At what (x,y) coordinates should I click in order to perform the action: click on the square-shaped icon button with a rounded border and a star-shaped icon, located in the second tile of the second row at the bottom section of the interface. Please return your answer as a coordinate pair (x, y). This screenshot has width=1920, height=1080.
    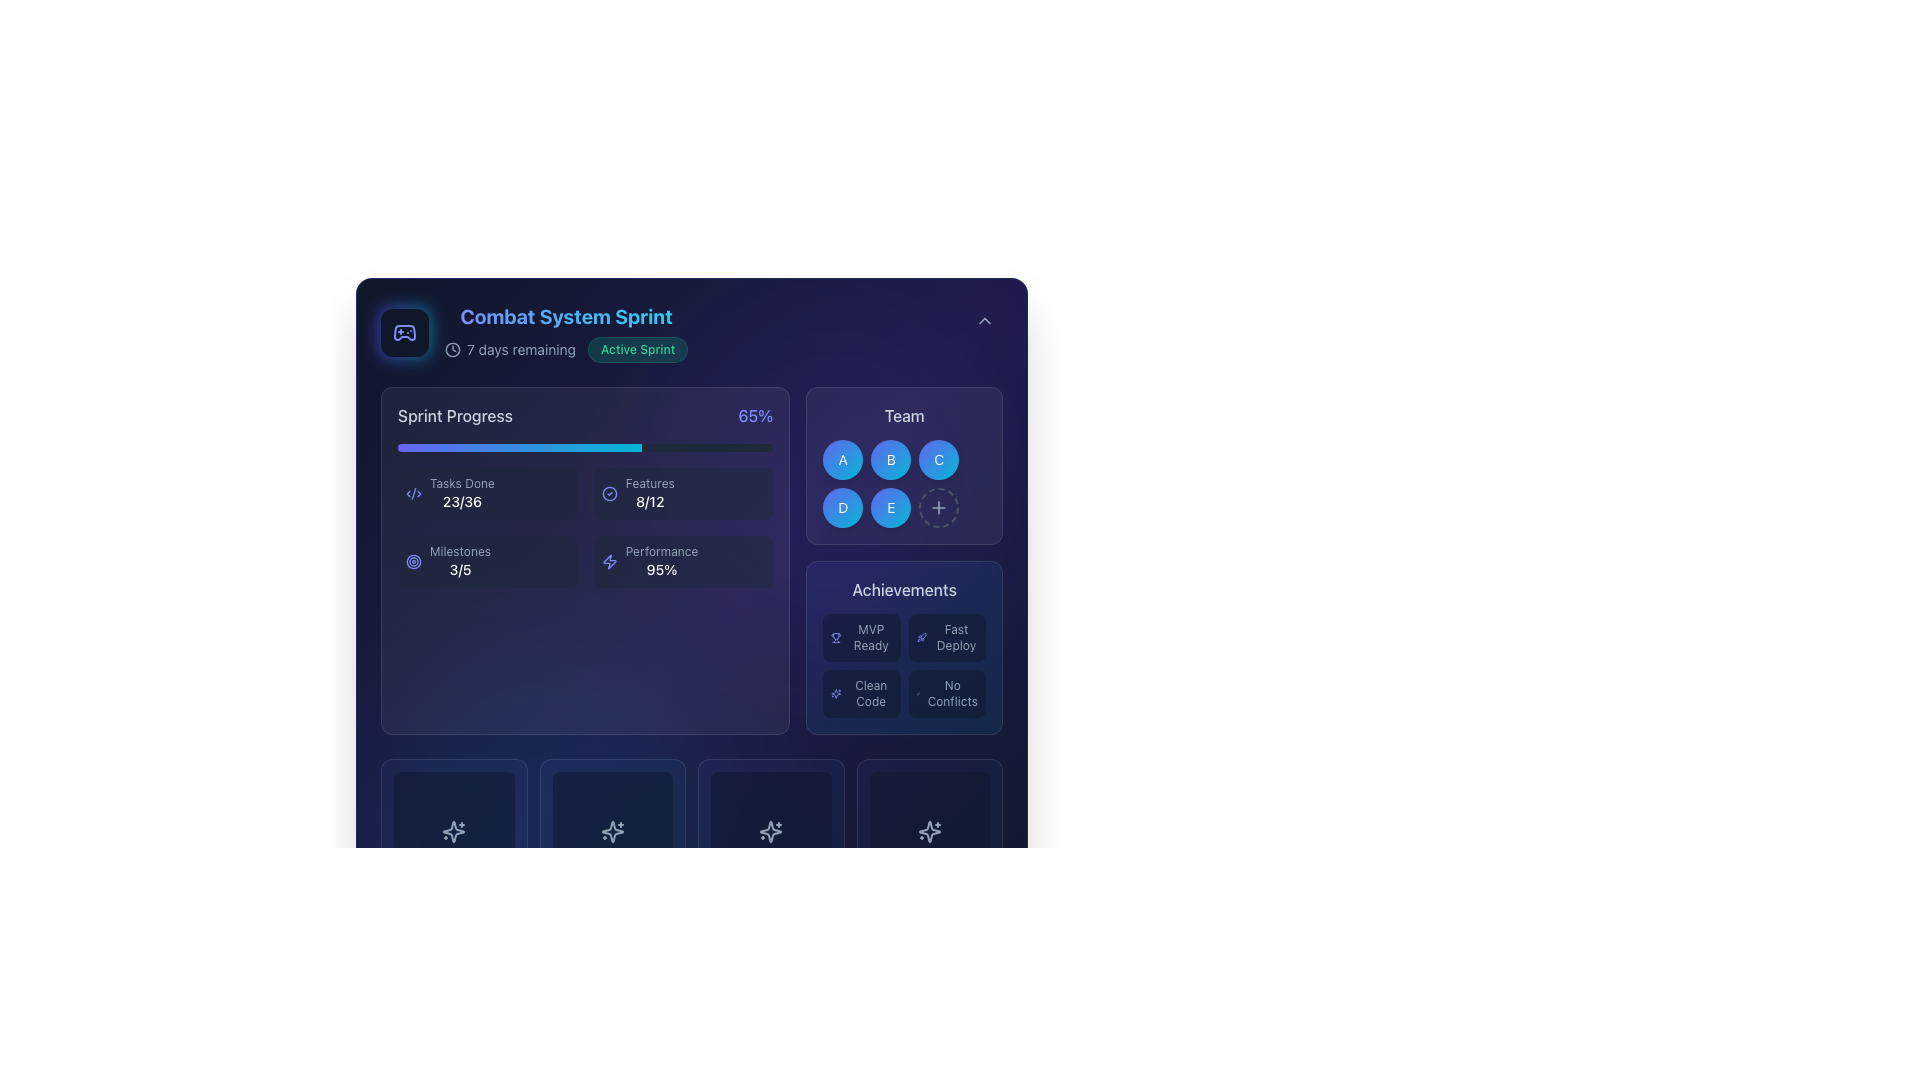
    Looking at the image, I should click on (611, 832).